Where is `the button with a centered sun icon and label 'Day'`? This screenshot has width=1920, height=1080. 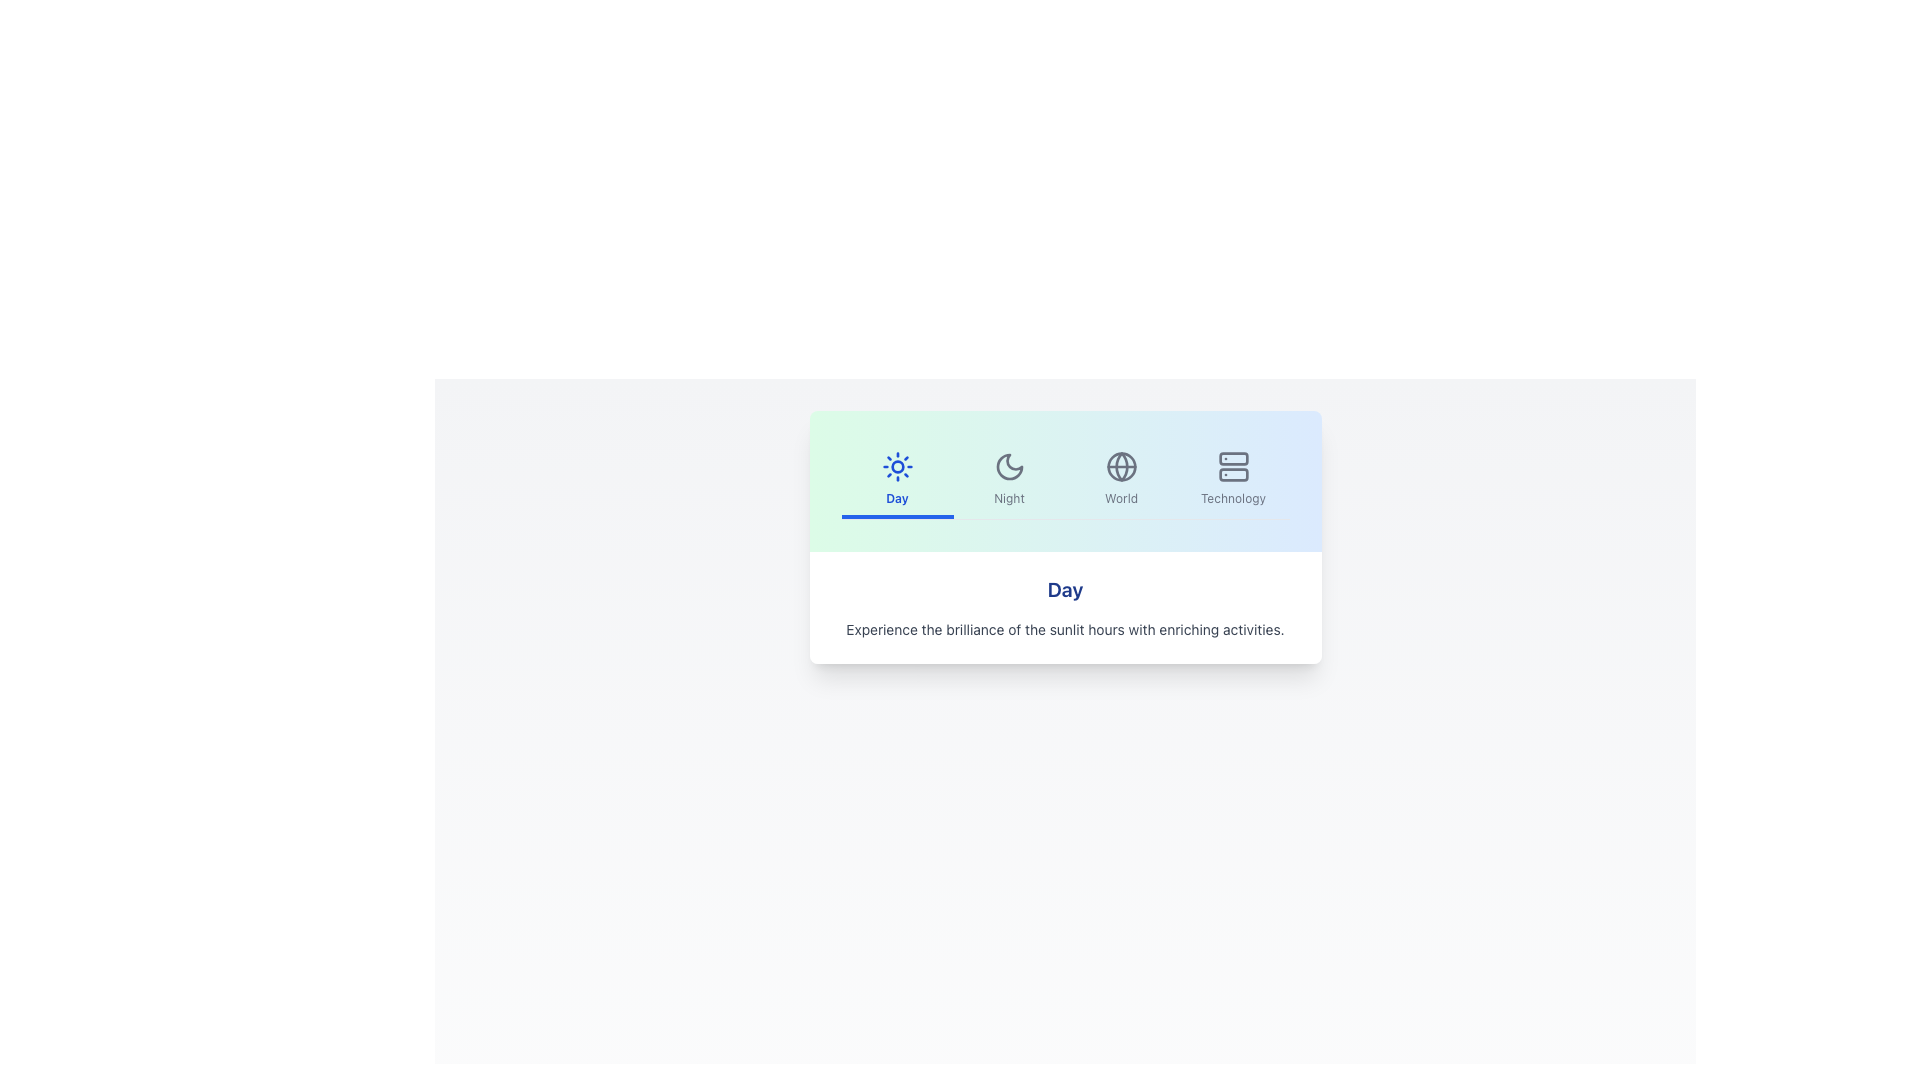 the button with a centered sun icon and label 'Day' is located at coordinates (896, 481).